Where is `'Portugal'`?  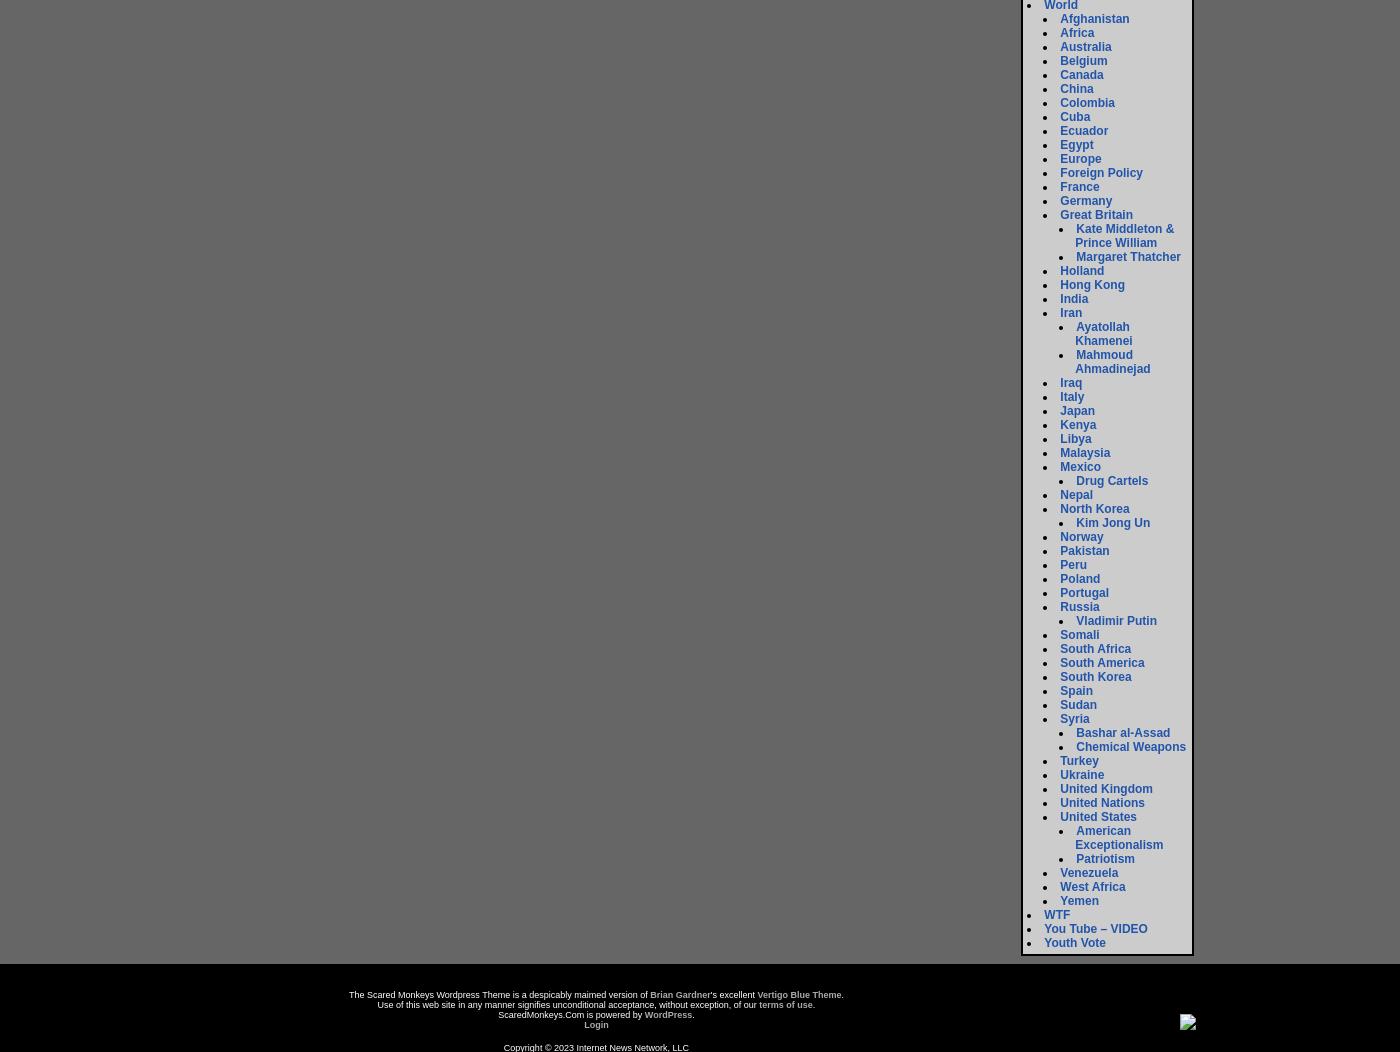
'Portugal' is located at coordinates (1059, 592).